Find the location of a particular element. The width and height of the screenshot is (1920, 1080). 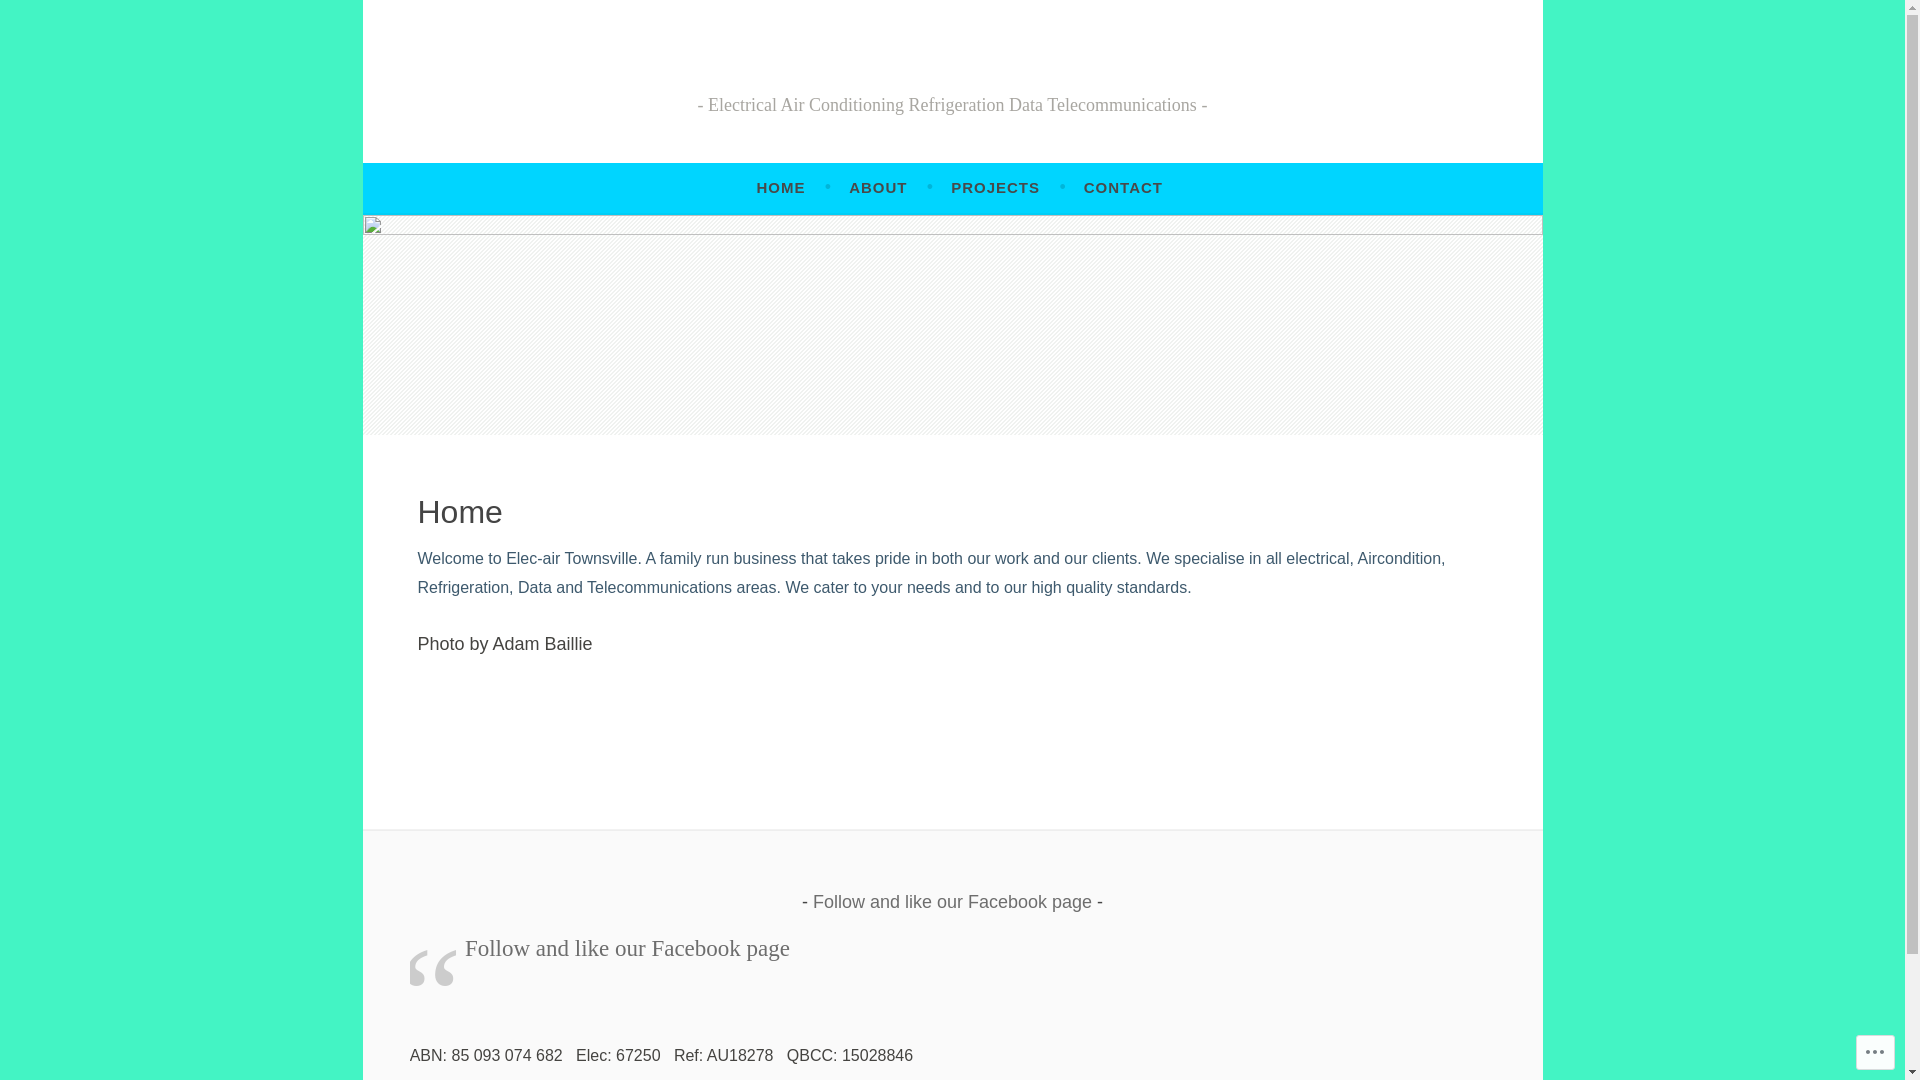

'ABOUT' is located at coordinates (878, 188).